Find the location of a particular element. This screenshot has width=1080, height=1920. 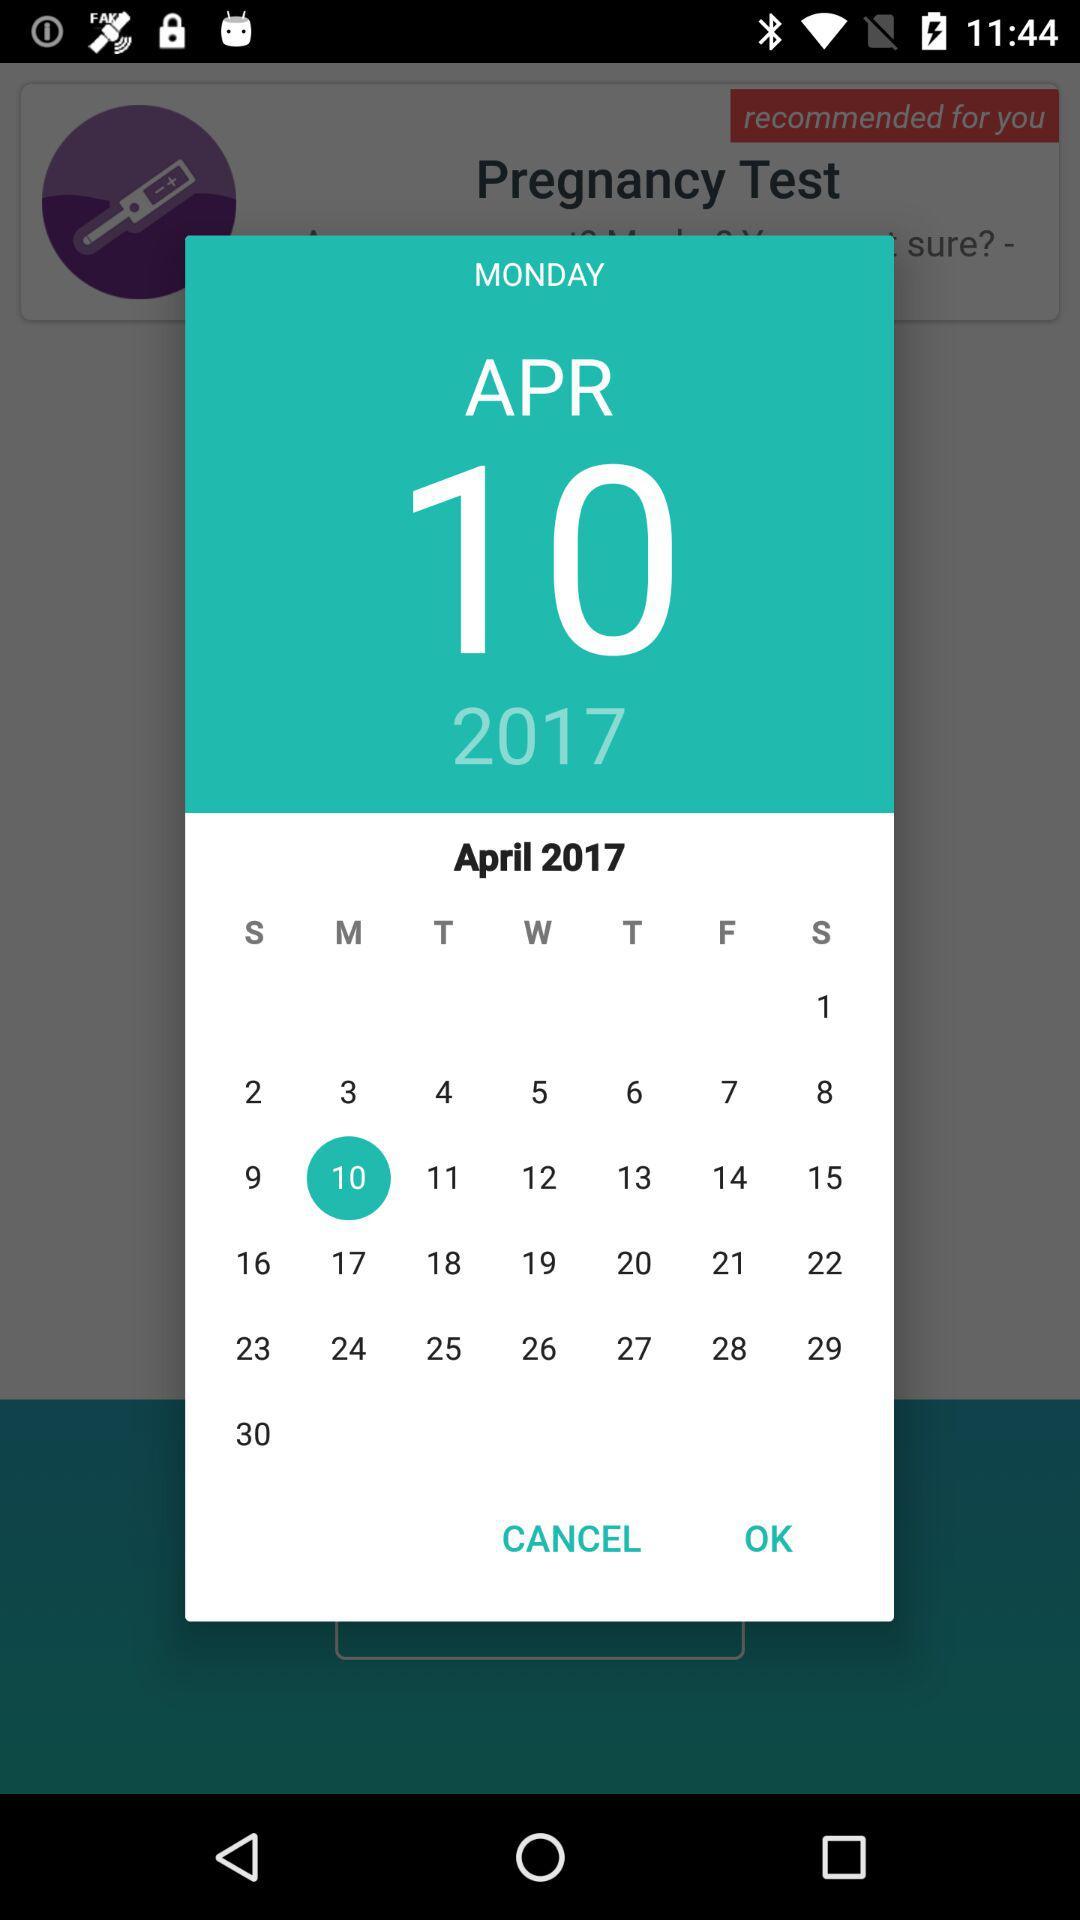

the cancel item is located at coordinates (571, 1536).